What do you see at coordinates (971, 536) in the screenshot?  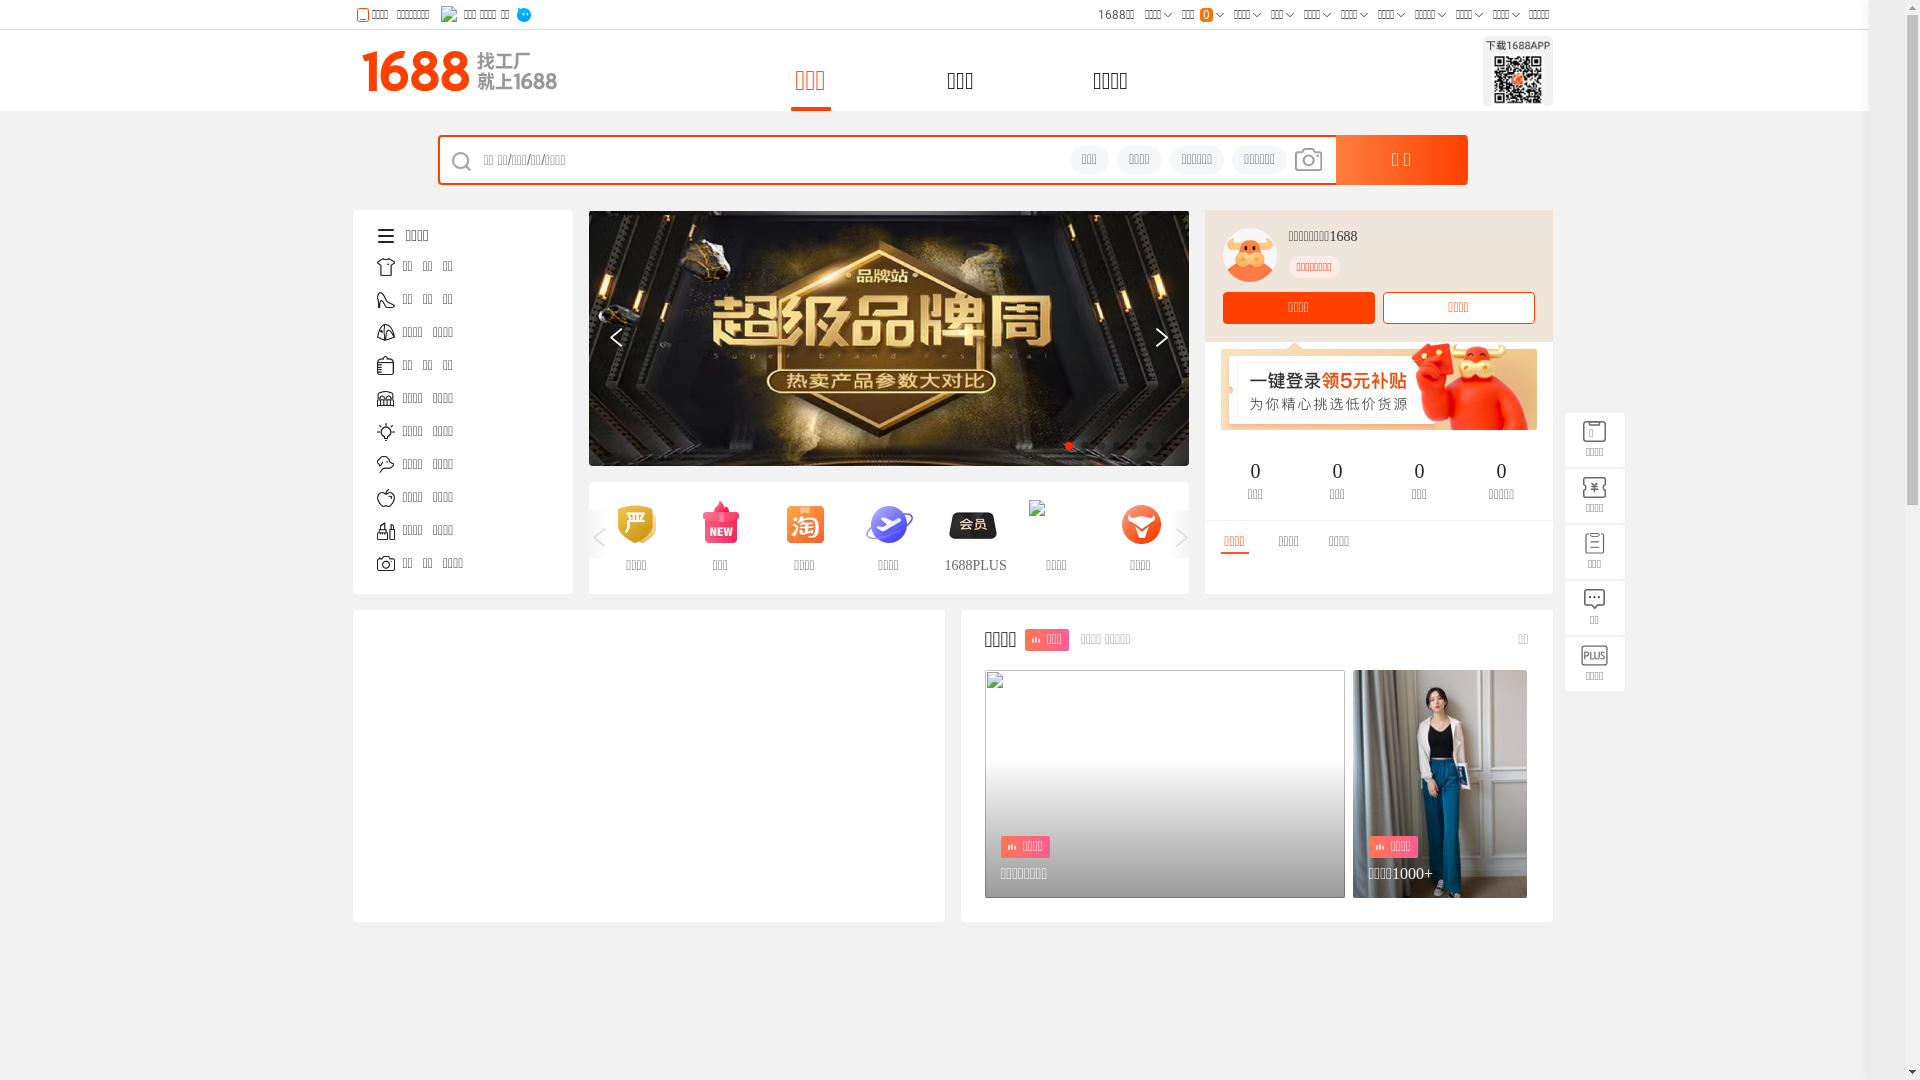 I see `'1688PLUS'` at bounding box center [971, 536].